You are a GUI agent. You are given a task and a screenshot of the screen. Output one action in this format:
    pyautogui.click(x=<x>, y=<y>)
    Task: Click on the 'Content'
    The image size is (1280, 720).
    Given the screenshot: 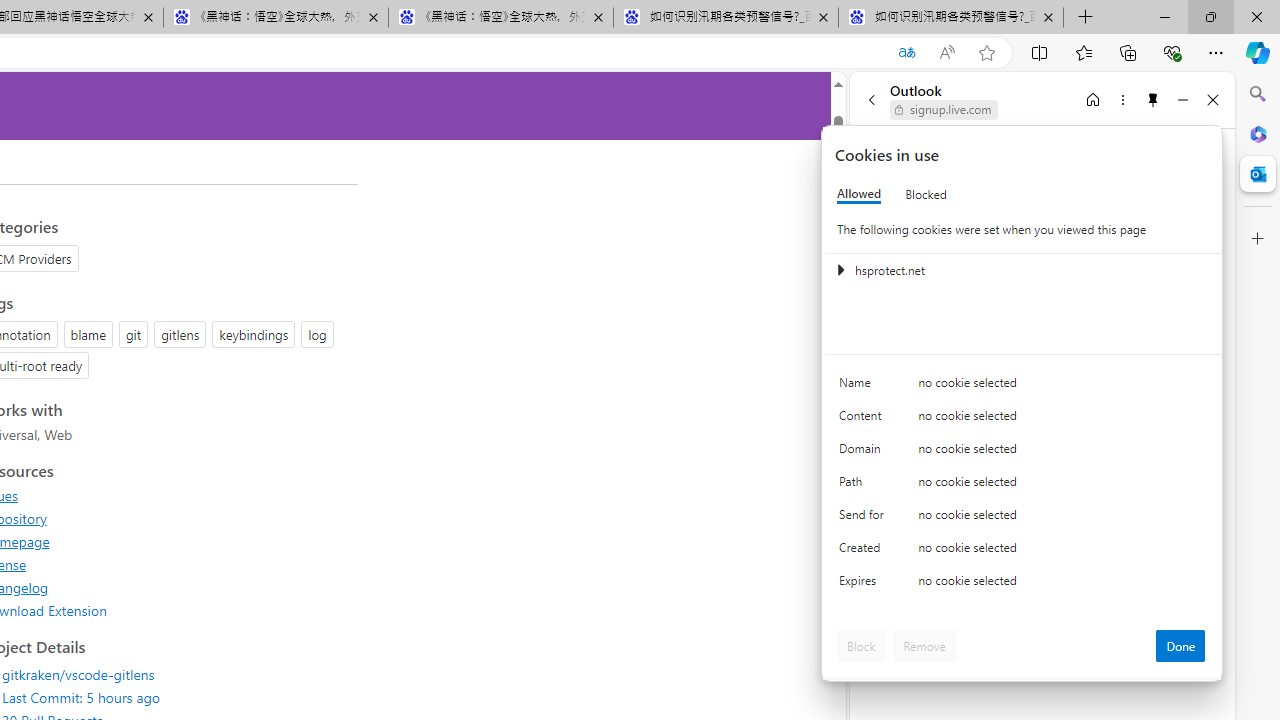 What is the action you would take?
    pyautogui.click(x=865, y=419)
    